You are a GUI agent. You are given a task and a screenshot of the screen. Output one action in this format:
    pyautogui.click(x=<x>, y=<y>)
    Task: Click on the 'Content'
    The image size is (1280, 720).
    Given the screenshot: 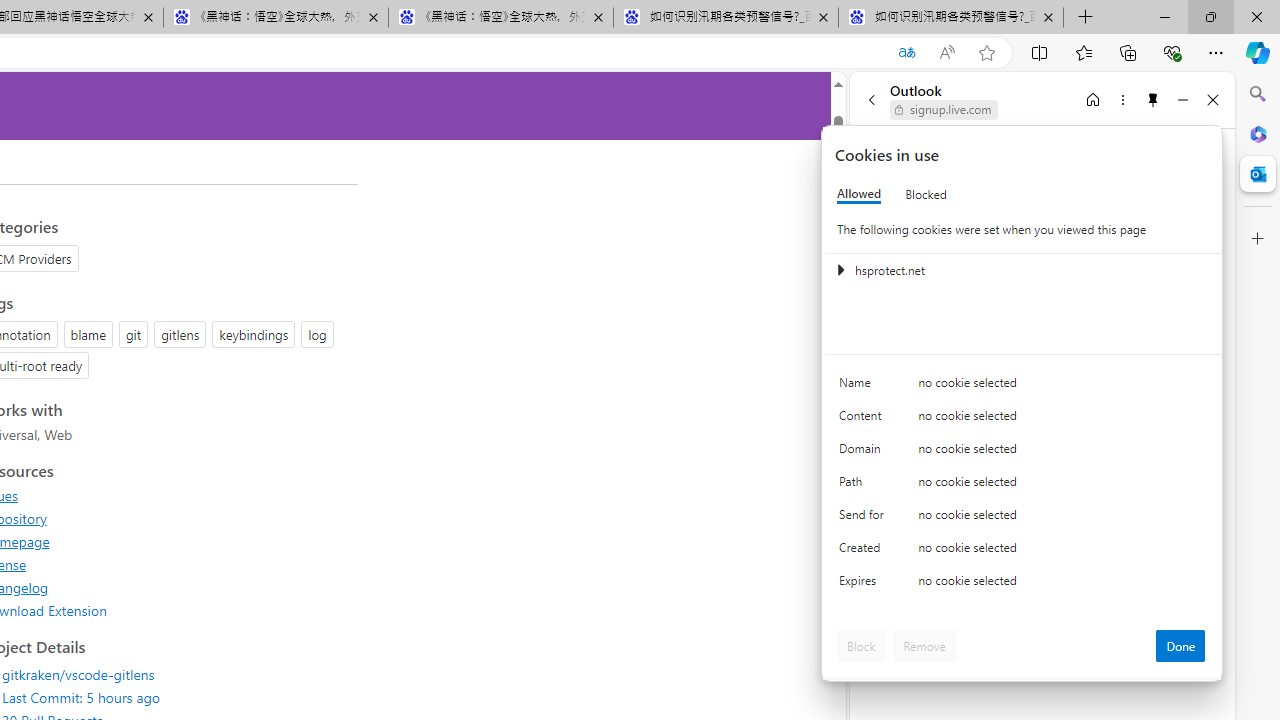 What is the action you would take?
    pyautogui.click(x=865, y=419)
    